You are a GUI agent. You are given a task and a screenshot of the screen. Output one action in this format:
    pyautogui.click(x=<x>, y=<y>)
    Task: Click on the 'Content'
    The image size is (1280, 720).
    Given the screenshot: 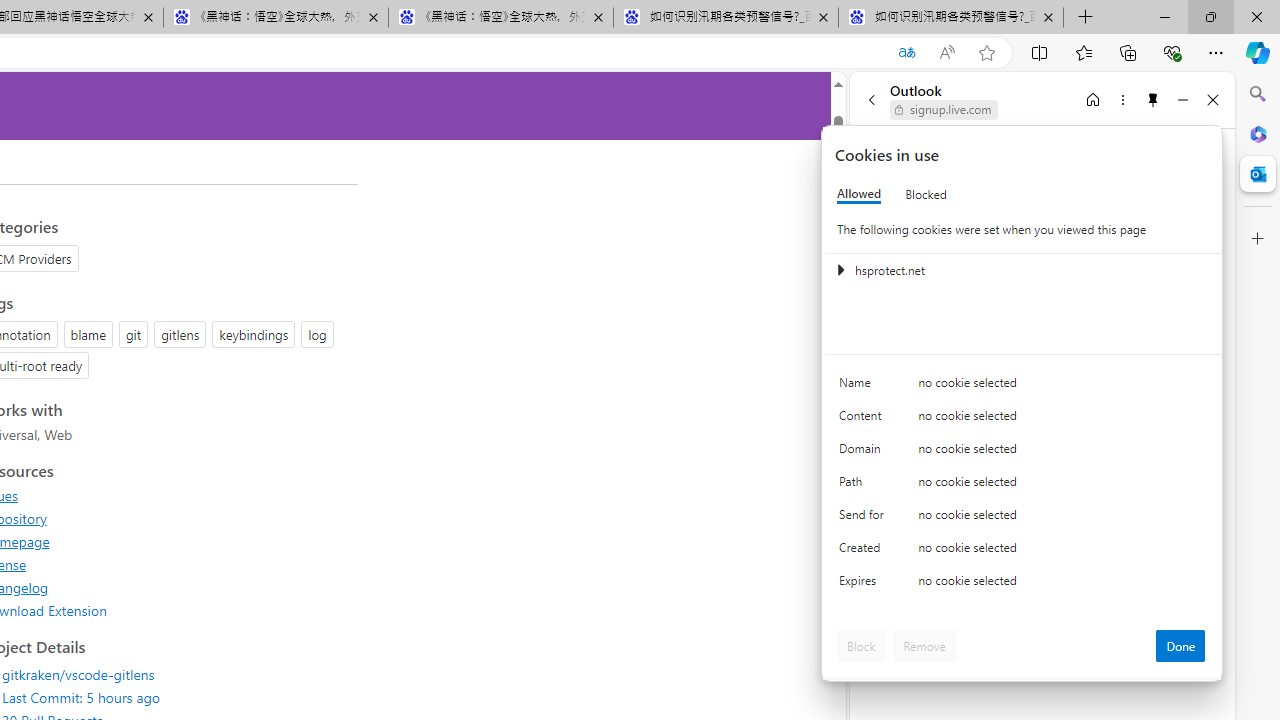 What is the action you would take?
    pyautogui.click(x=865, y=419)
    